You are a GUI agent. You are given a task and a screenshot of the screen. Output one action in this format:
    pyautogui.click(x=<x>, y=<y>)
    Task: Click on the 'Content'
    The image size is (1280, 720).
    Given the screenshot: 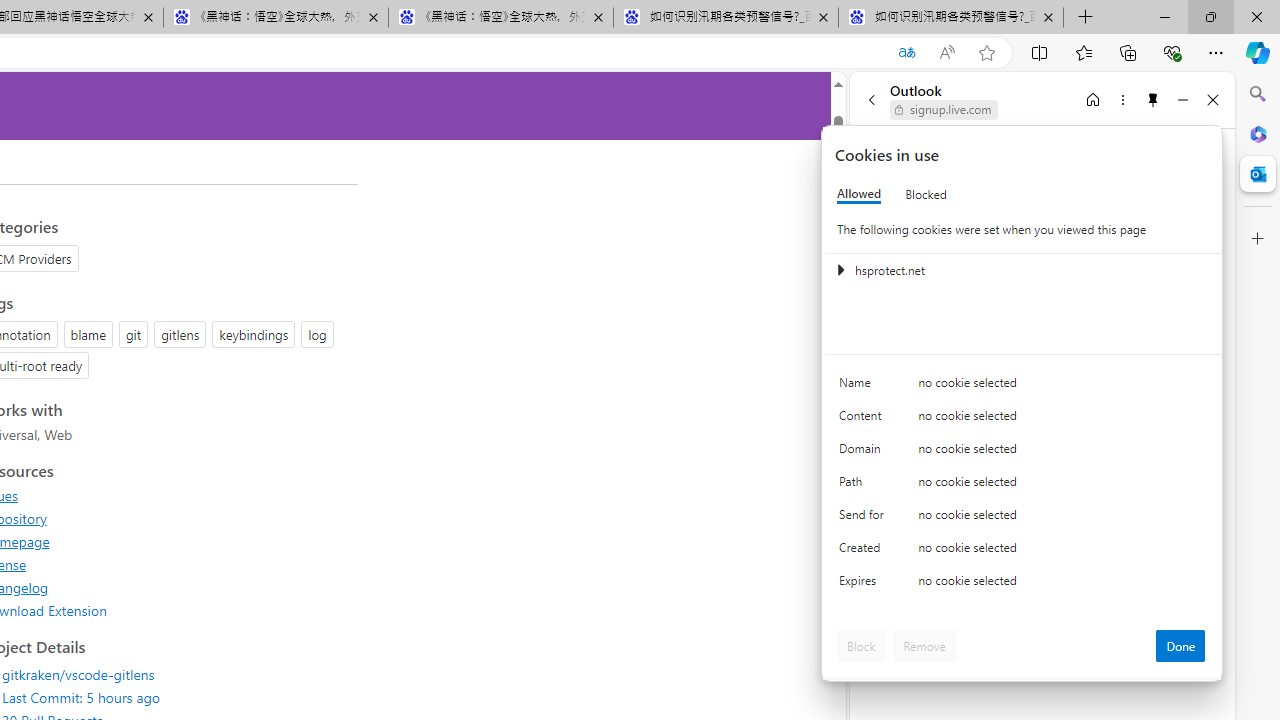 What is the action you would take?
    pyautogui.click(x=865, y=419)
    